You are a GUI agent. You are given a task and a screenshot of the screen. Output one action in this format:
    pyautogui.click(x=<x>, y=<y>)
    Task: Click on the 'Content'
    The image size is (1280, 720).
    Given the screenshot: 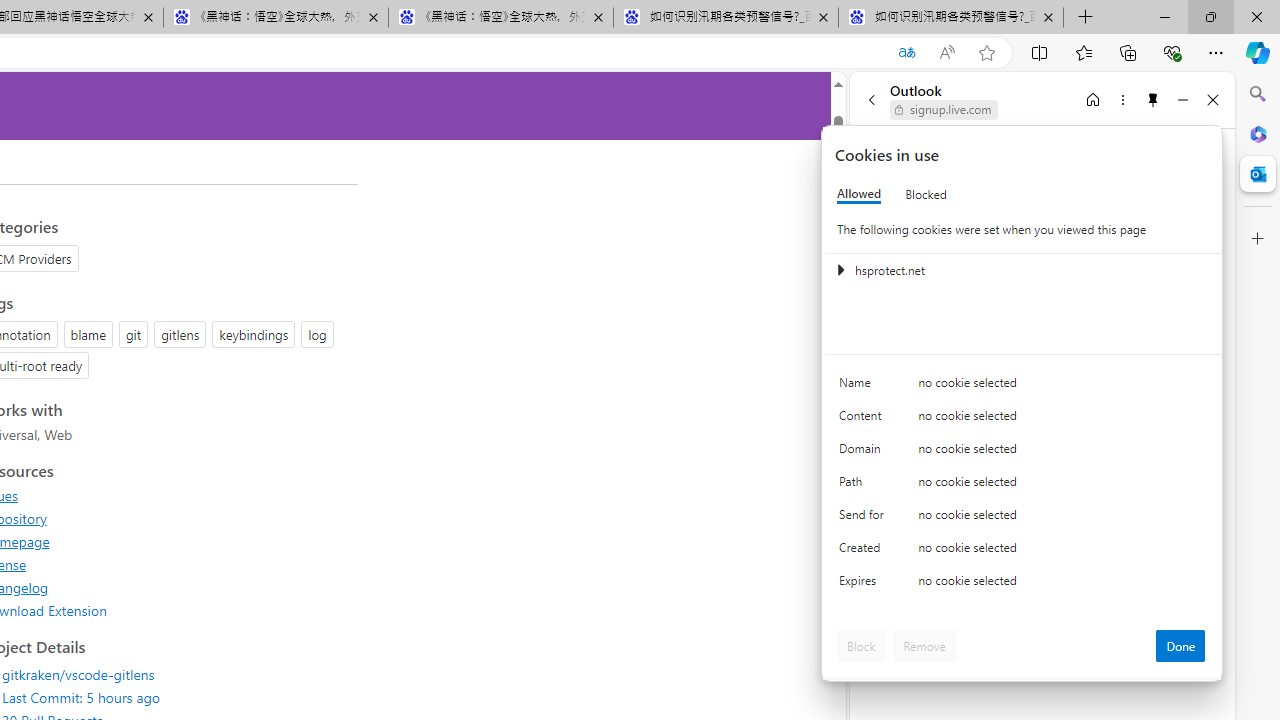 What is the action you would take?
    pyautogui.click(x=865, y=419)
    